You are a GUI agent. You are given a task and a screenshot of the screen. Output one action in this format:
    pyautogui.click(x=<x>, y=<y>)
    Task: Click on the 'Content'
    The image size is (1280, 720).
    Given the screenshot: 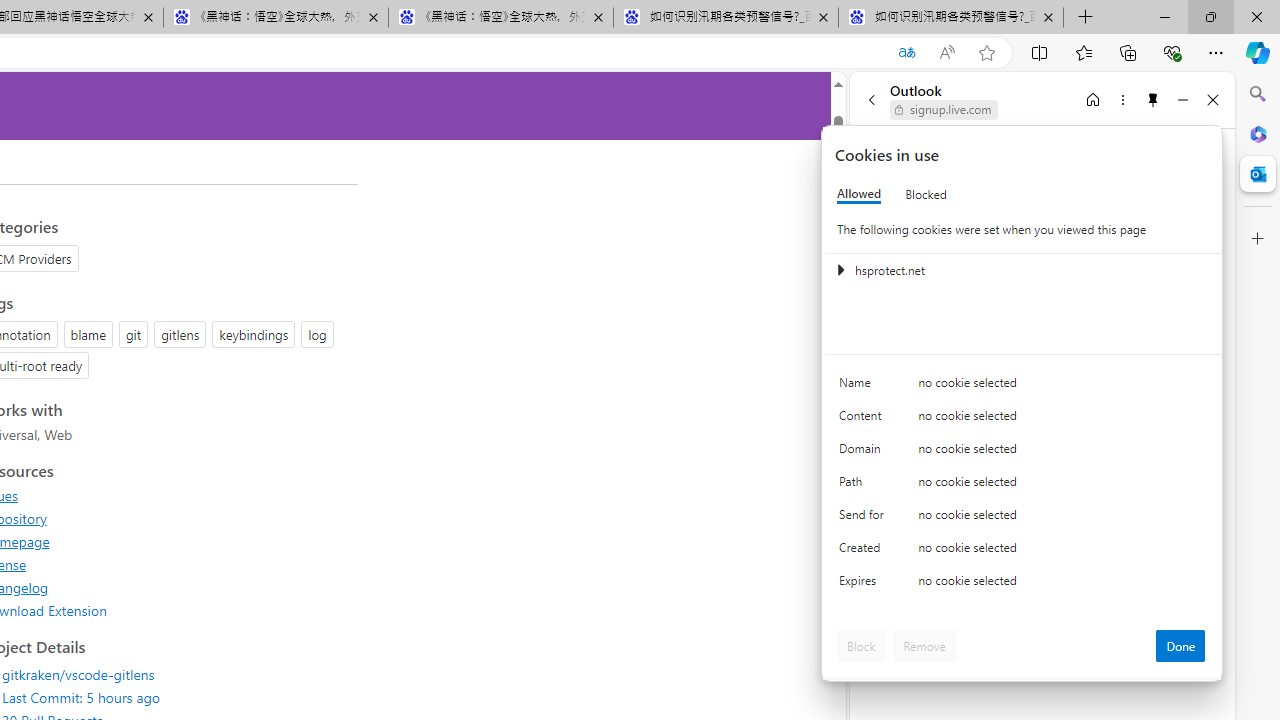 What is the action you would take?
    pyautogui.click(x=865, y=419)
    